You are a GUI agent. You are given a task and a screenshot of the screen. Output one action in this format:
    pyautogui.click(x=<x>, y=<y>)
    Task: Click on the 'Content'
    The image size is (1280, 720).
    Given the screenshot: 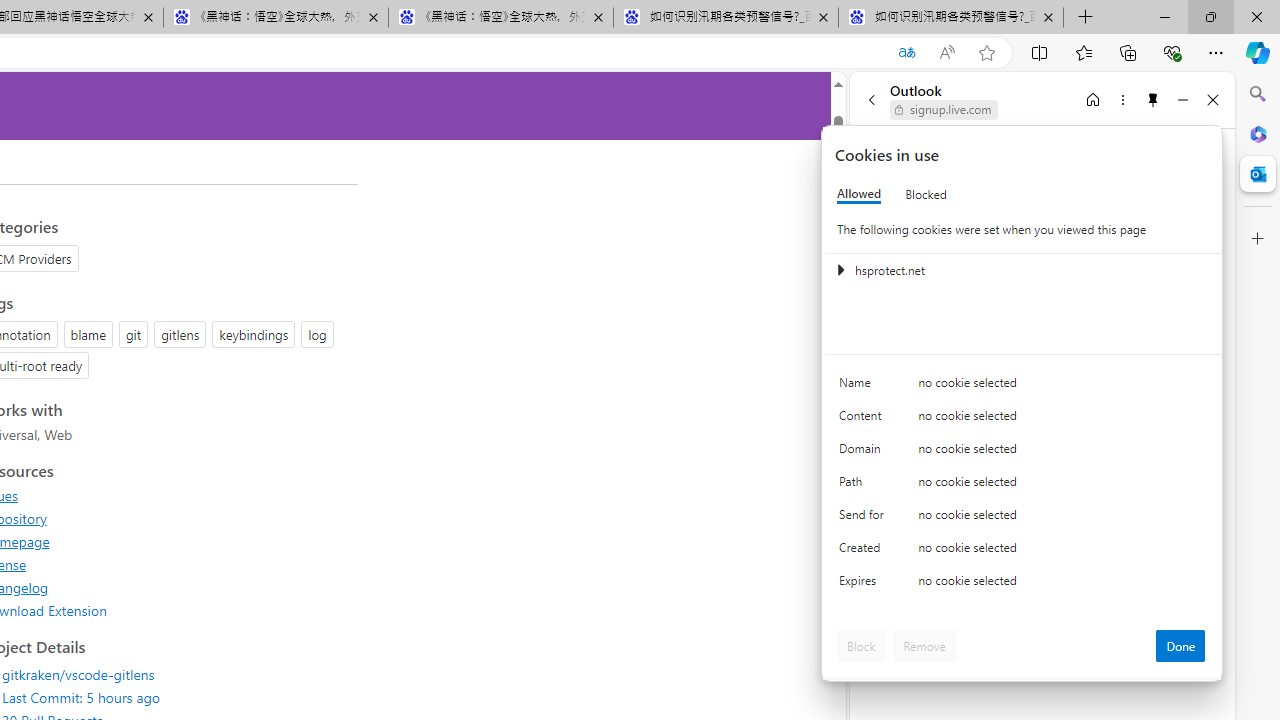 What is the action you would take?
    pyautogui.click(x=865, y=419)
    